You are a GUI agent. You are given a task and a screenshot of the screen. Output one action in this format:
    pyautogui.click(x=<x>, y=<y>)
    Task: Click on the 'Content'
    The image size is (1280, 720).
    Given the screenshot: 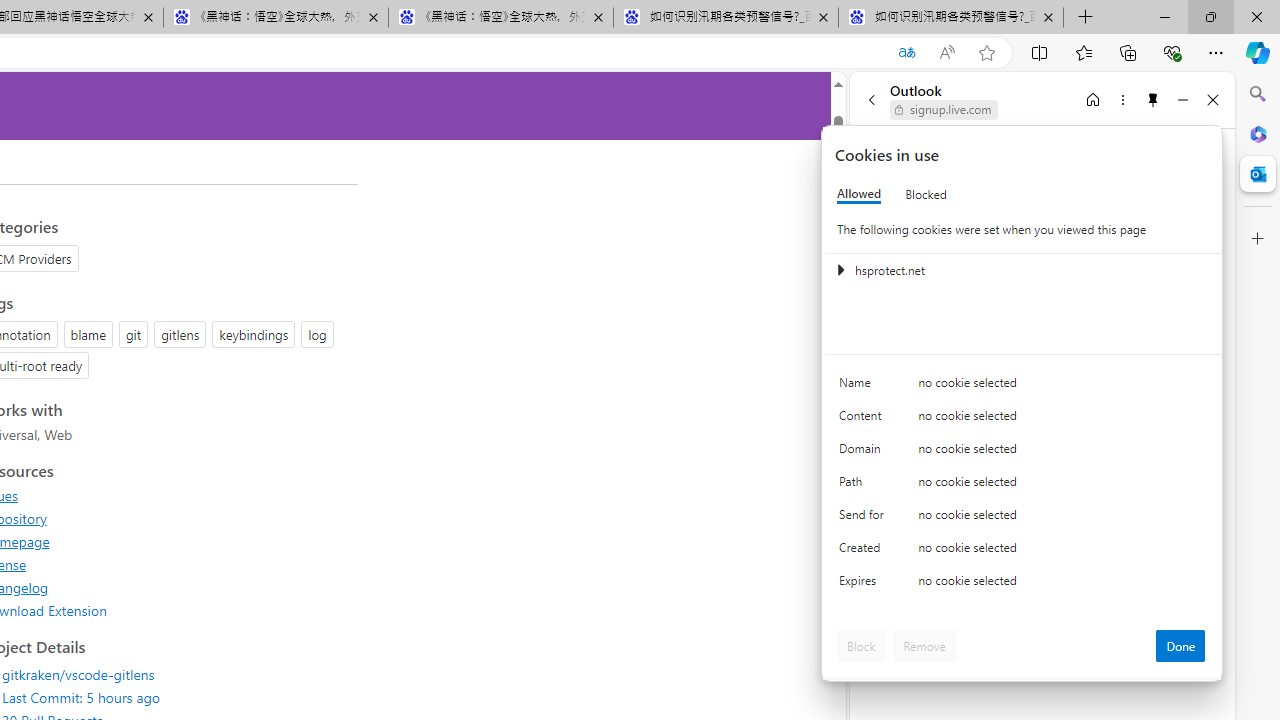 What is the action you would take?
    pyautogui.click(x=865, y=419)
    